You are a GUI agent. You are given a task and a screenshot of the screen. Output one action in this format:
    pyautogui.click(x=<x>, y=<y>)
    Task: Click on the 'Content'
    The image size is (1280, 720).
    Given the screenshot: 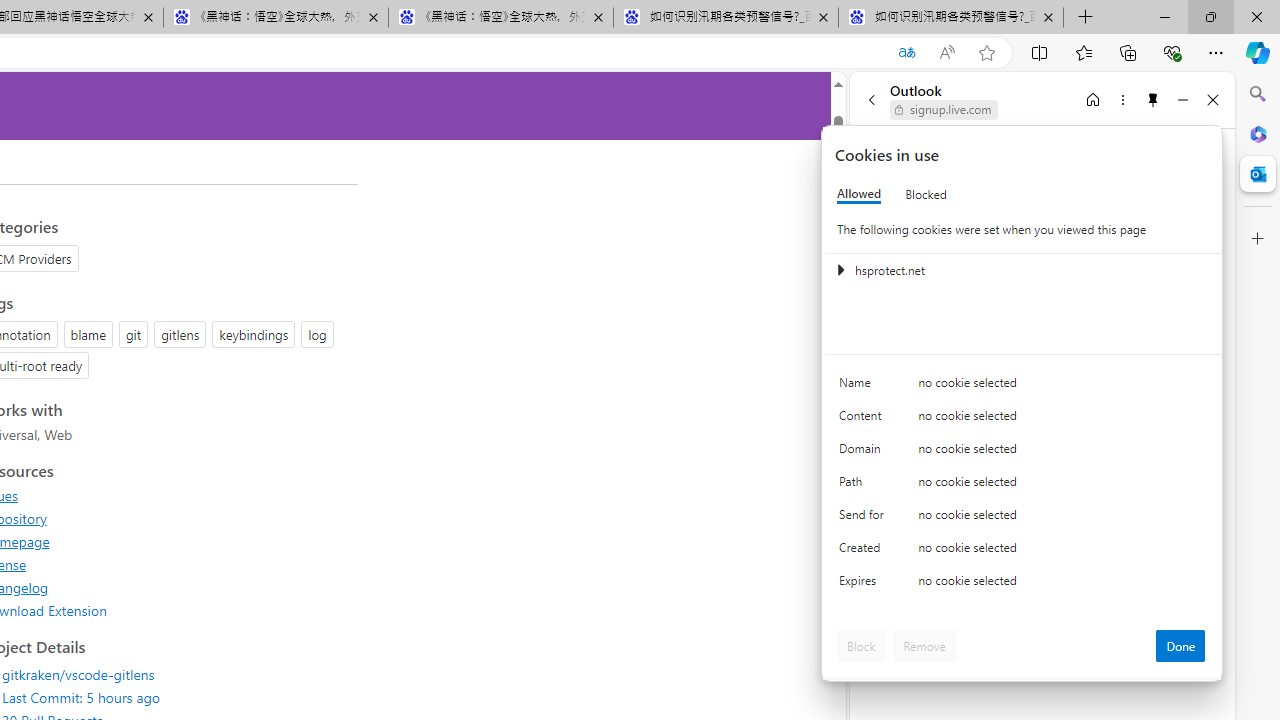 What is the action you would take?
    pyautogui.click(x=865, y=419)
    